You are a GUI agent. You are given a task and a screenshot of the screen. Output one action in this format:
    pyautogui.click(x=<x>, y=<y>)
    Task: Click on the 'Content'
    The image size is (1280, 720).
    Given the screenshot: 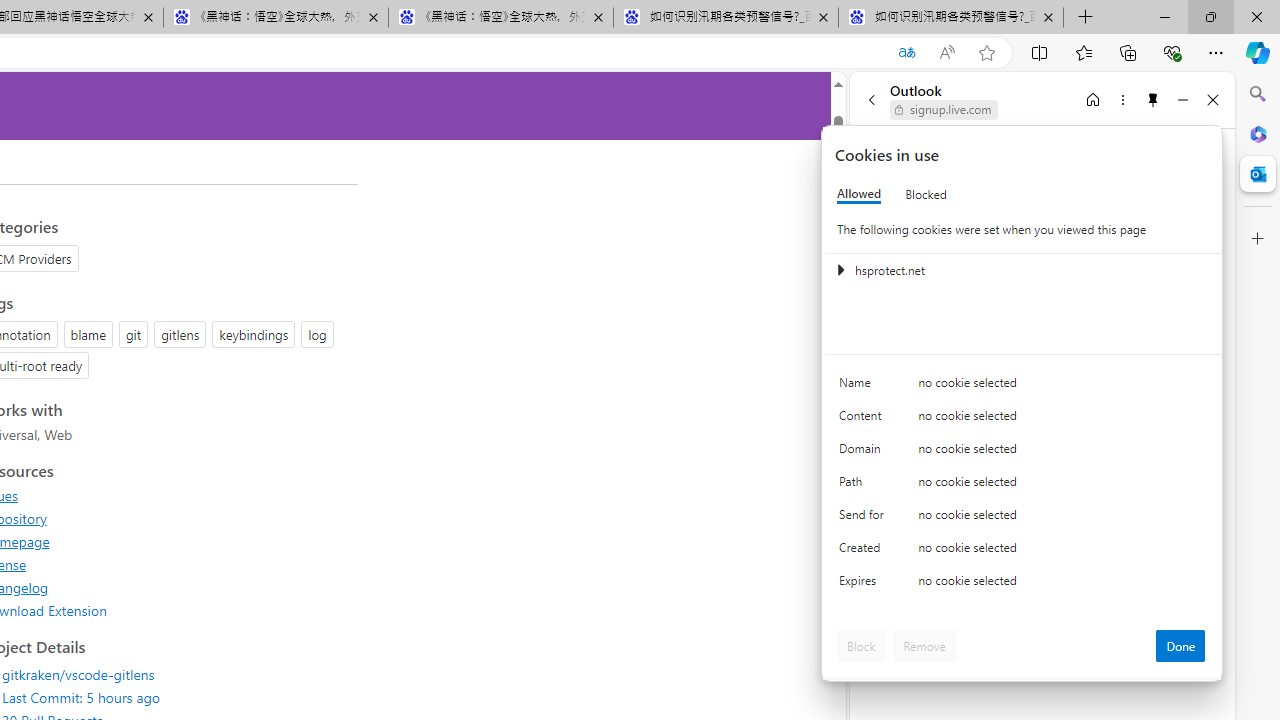 What is the action you would take?
    pyautogui.click(x=865, y=419)
    